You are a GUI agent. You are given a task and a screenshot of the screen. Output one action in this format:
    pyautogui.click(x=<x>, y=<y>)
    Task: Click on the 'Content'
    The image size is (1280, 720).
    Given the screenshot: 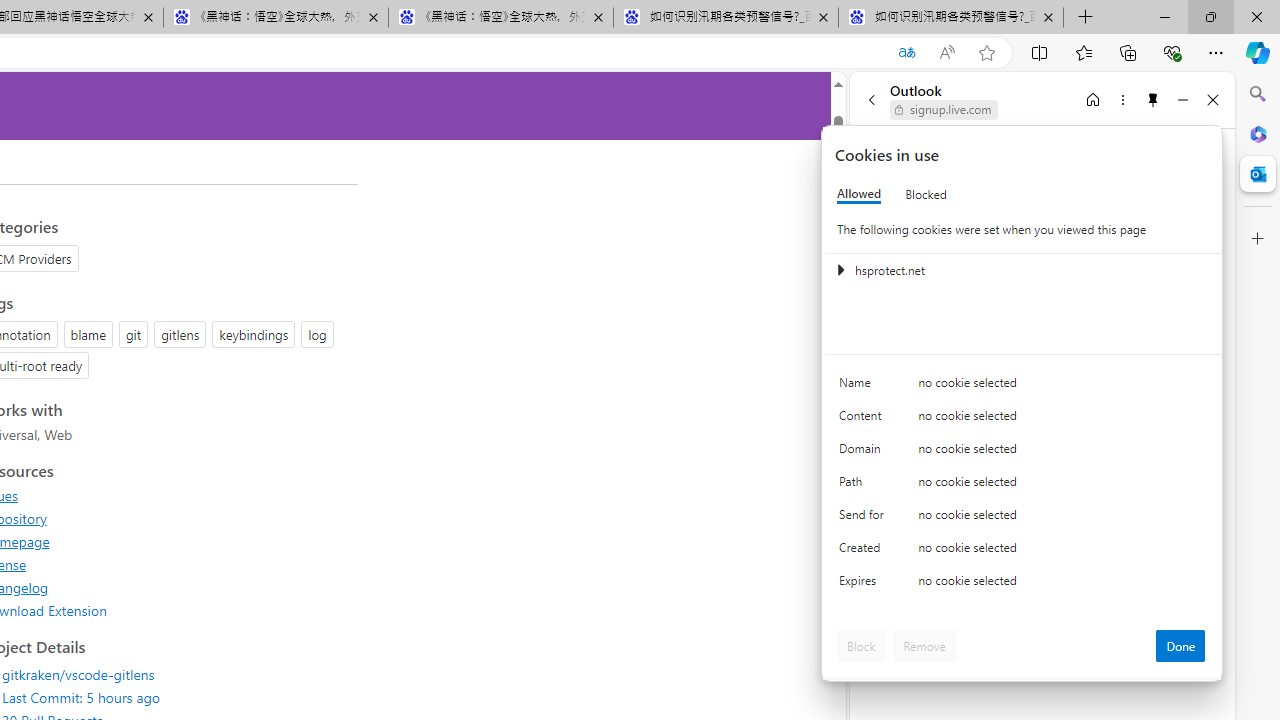 What is the action you would take?
    pyautogui.click(x=865, y=419)
    